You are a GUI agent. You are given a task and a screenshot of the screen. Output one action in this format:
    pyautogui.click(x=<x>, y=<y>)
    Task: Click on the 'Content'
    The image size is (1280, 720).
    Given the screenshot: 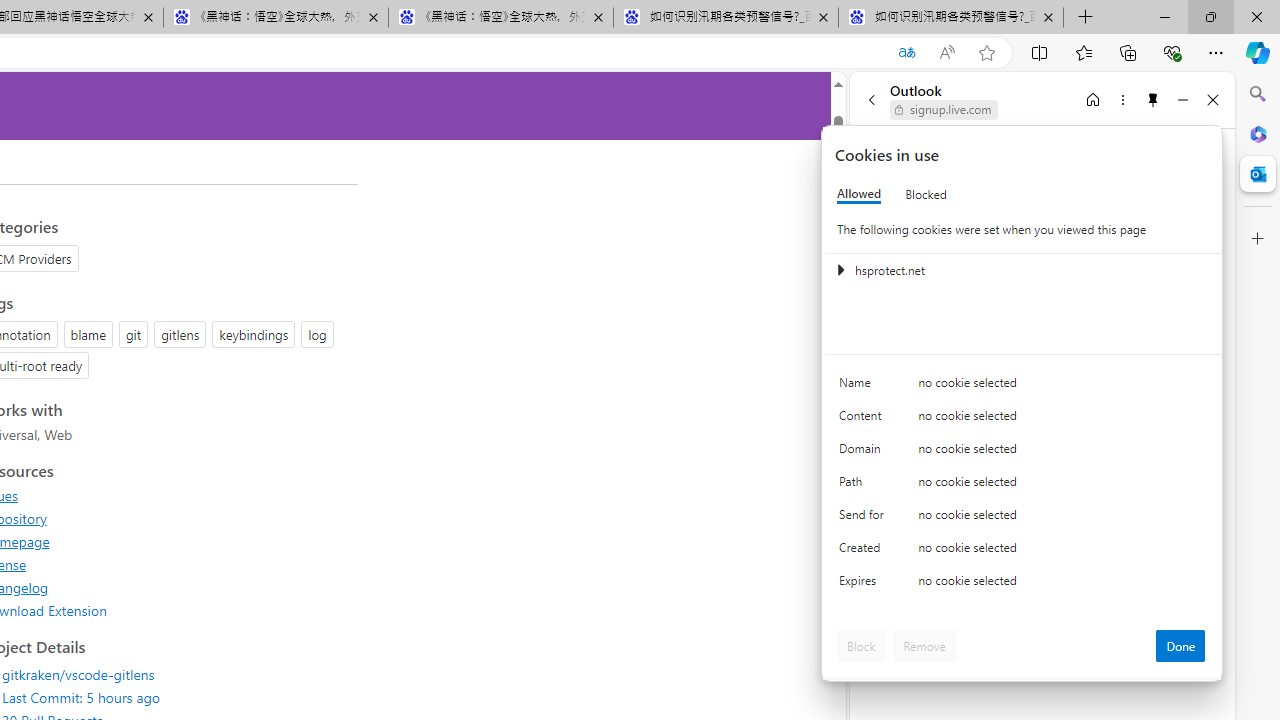 What is the action you would take?
    pyautogui.click(x=865, y=419)
    